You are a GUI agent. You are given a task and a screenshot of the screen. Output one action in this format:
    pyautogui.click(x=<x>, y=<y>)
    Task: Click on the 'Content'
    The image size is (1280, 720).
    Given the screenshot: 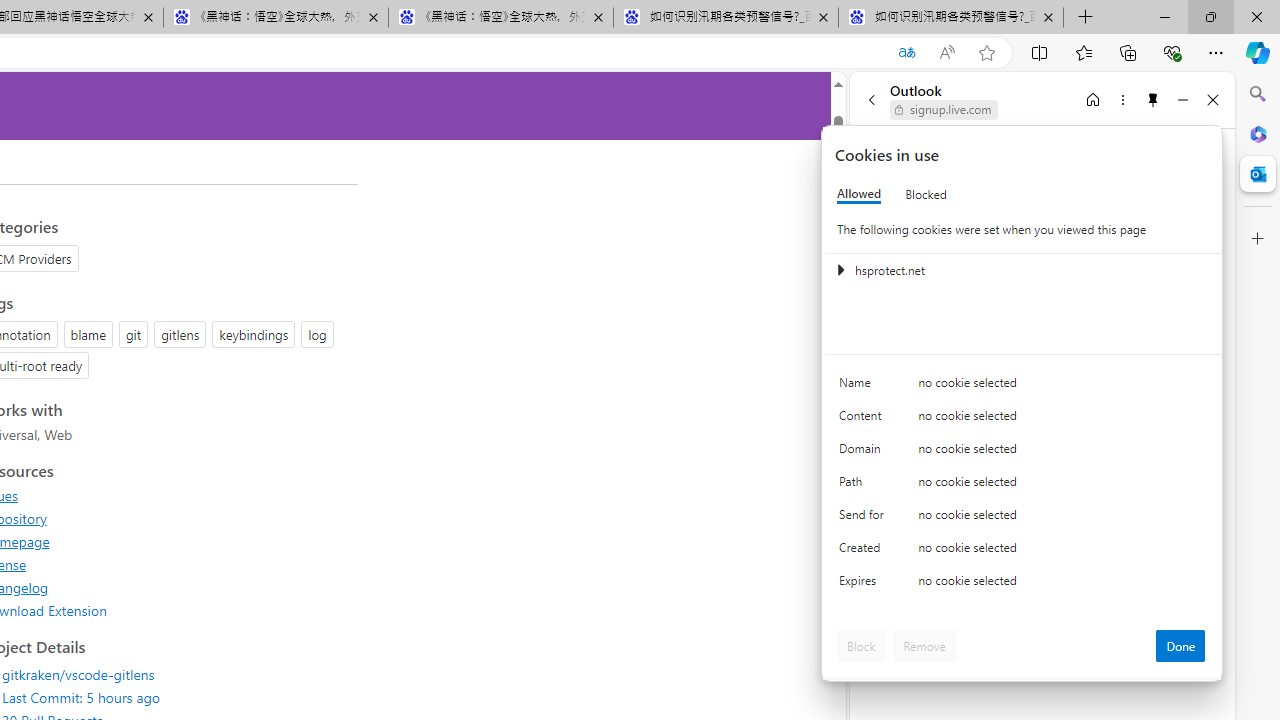 What is the action you would take?
    pyautogui.click(x=865, y=419)
    